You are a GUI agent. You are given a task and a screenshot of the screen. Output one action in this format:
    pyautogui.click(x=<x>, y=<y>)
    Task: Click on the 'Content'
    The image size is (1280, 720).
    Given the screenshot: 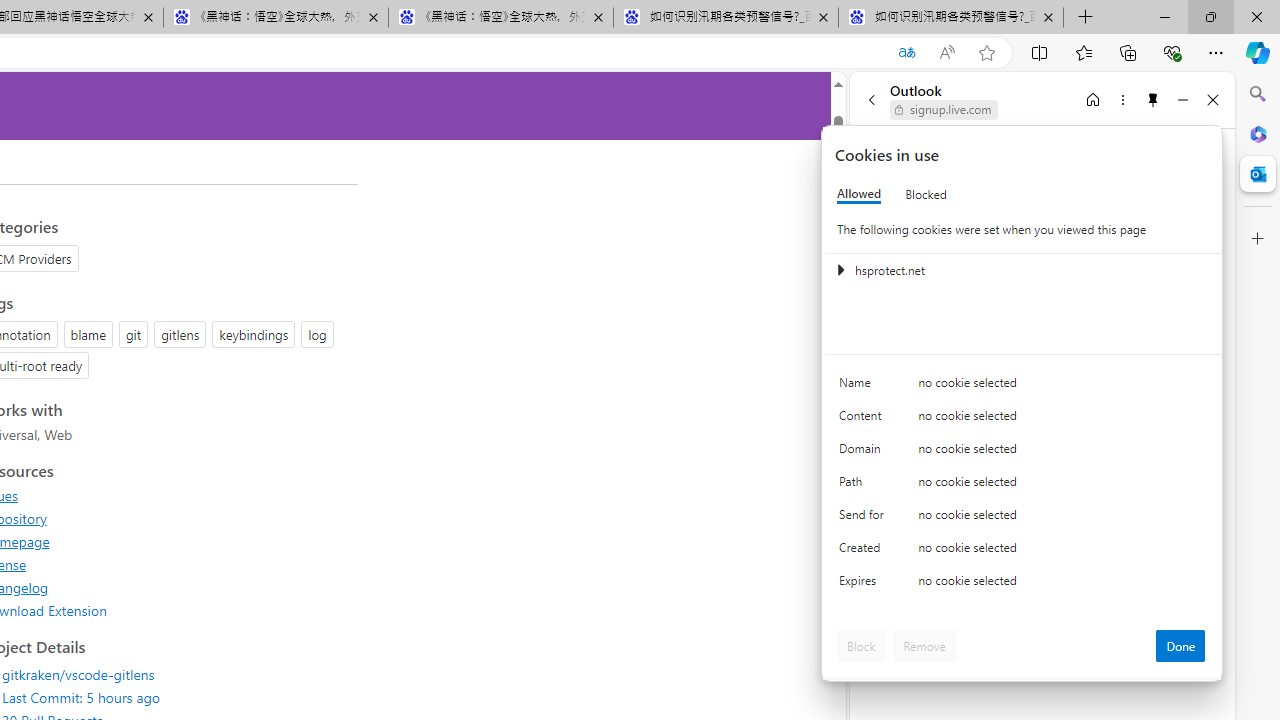 What is the action you would take?
    pyautogui.click(x=865, y=419)
    